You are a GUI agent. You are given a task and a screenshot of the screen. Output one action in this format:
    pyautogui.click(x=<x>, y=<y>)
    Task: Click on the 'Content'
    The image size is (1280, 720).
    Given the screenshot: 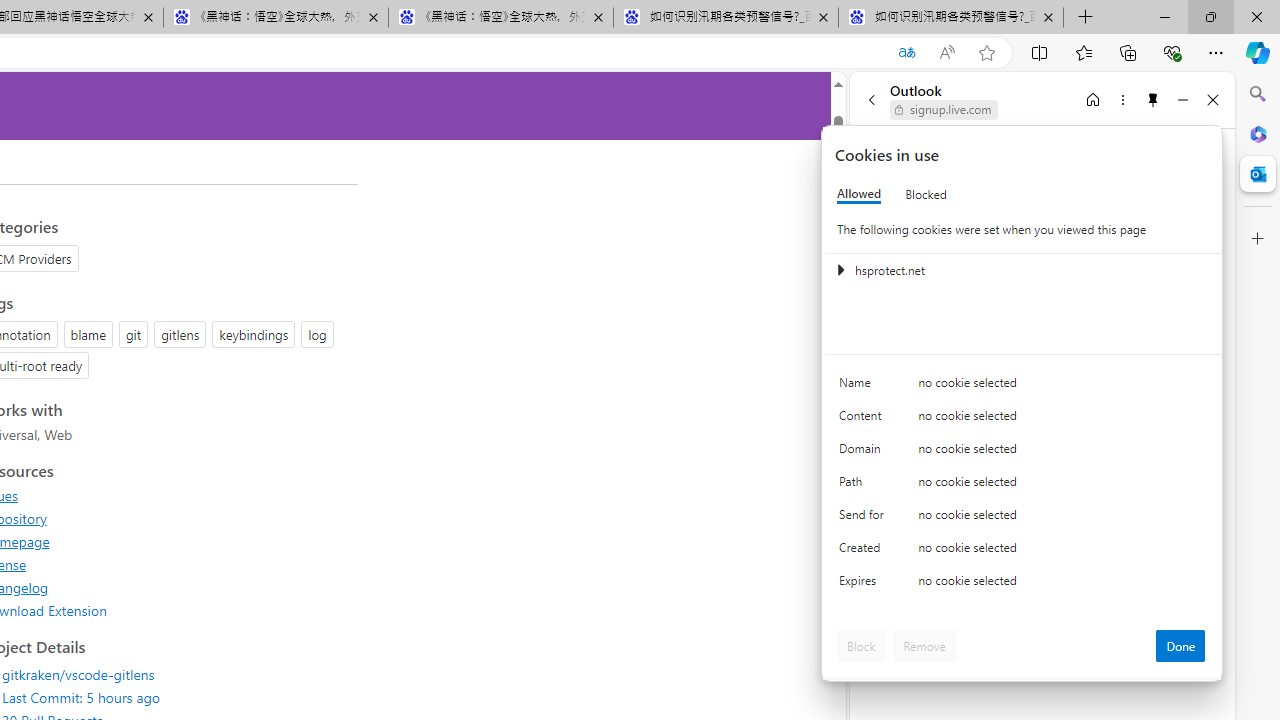 What is the action you would take?
    pyautogui.click(x=865, y=419)
    